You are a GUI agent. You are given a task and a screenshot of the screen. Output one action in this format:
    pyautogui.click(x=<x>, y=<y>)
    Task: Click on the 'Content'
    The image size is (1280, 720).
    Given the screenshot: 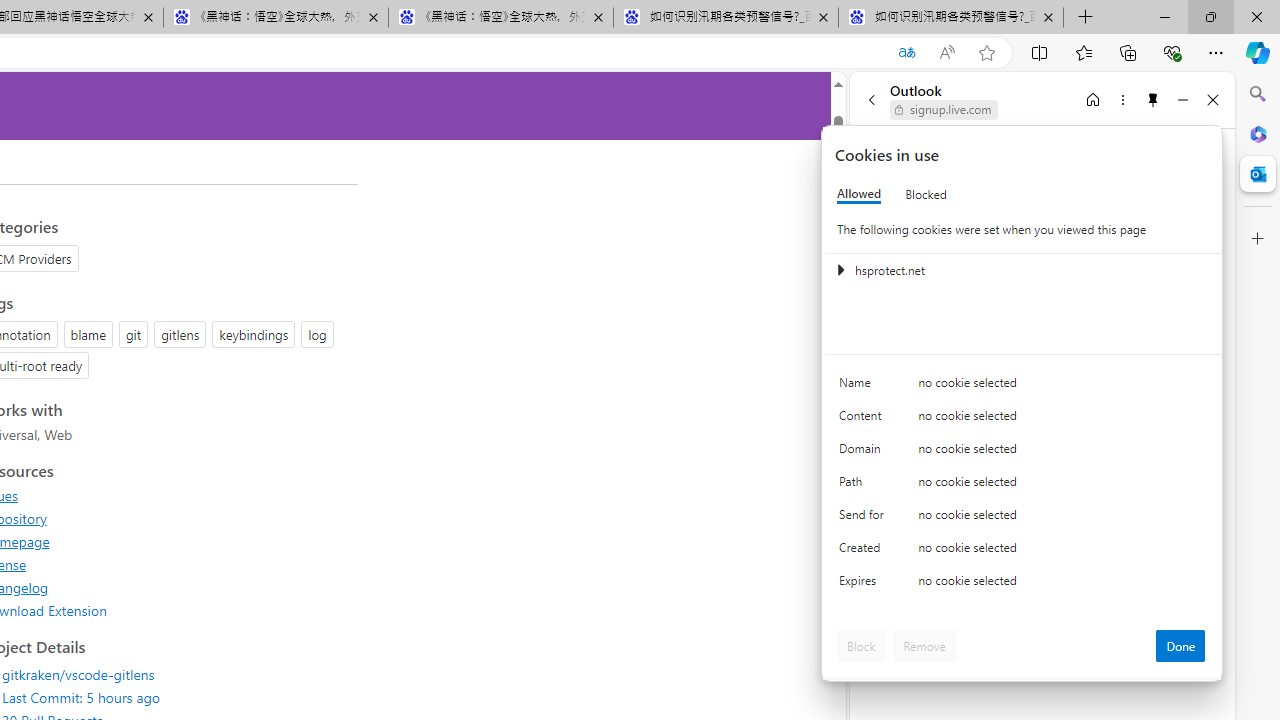 What is the action you would take?
    pyautogui.click(x=865, y=419)
    